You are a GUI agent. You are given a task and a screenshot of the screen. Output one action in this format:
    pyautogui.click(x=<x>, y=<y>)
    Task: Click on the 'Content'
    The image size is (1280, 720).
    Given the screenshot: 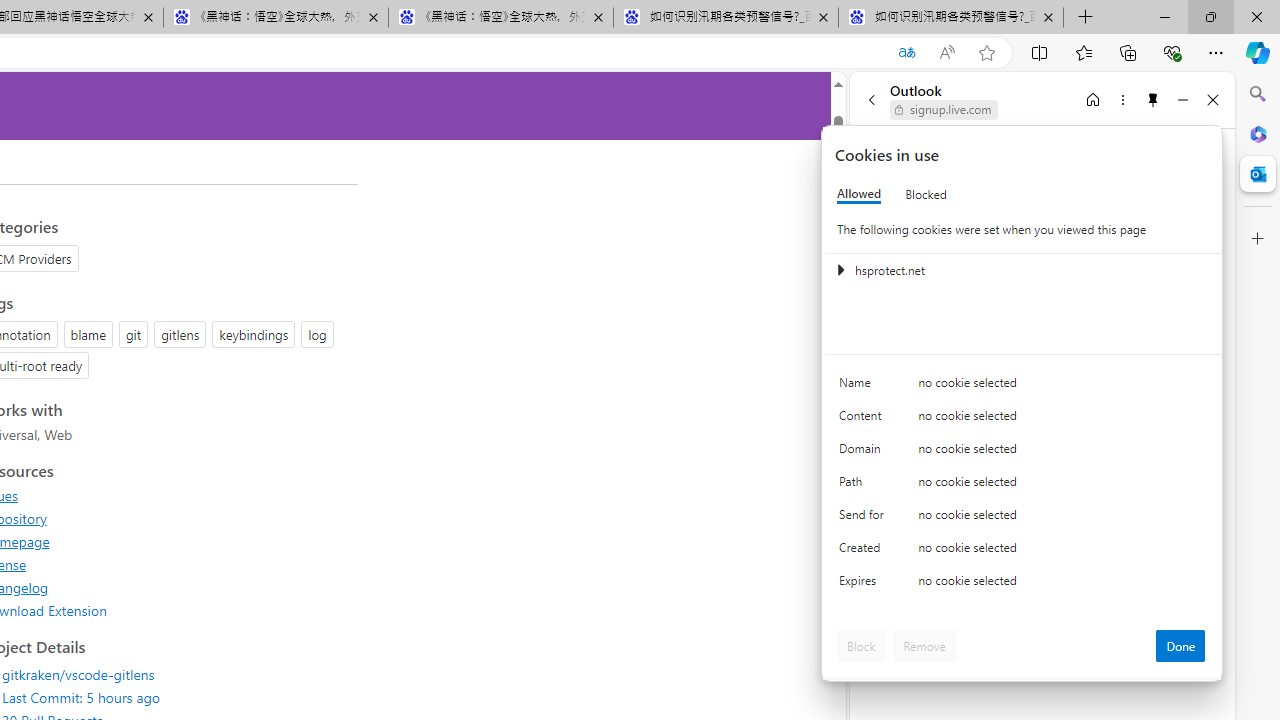 What is the action you would take?
    pyautogui.click(x=865, y=419)
    